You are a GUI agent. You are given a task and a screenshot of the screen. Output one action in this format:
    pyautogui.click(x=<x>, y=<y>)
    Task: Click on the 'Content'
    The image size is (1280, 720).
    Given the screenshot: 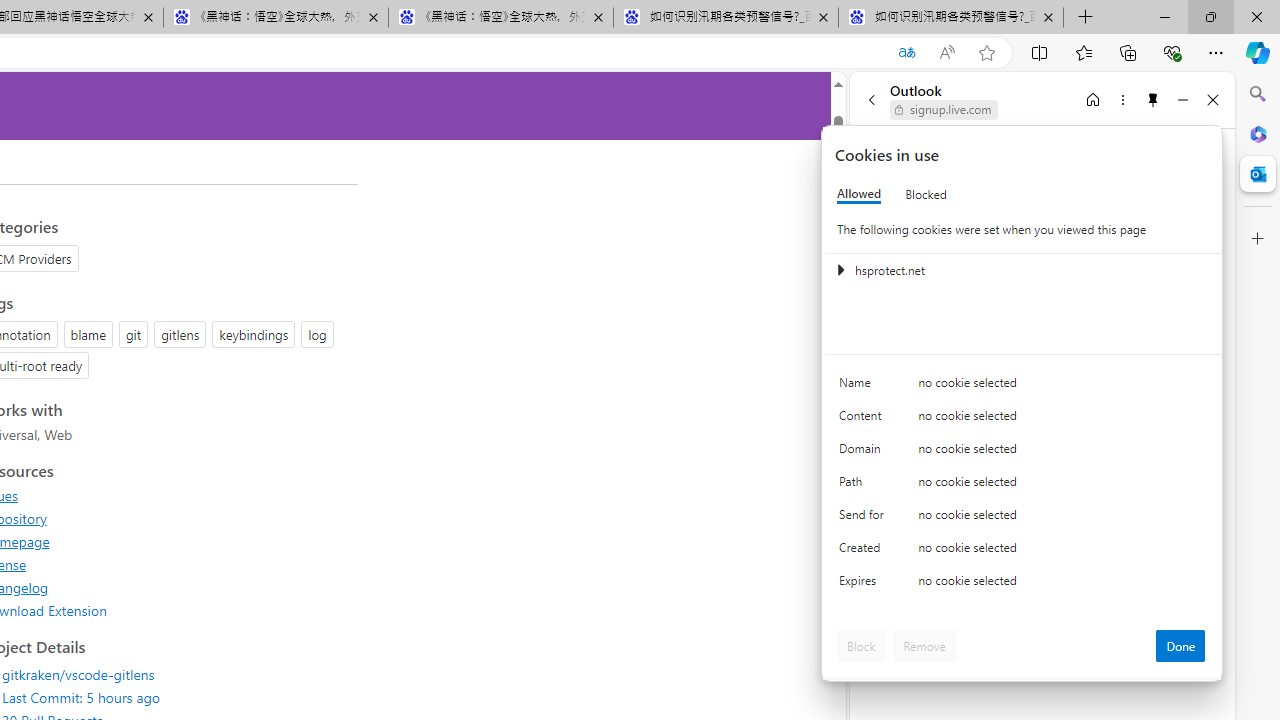 What is the action you would take?
    pyautogui.click(x=865, y=419)
    